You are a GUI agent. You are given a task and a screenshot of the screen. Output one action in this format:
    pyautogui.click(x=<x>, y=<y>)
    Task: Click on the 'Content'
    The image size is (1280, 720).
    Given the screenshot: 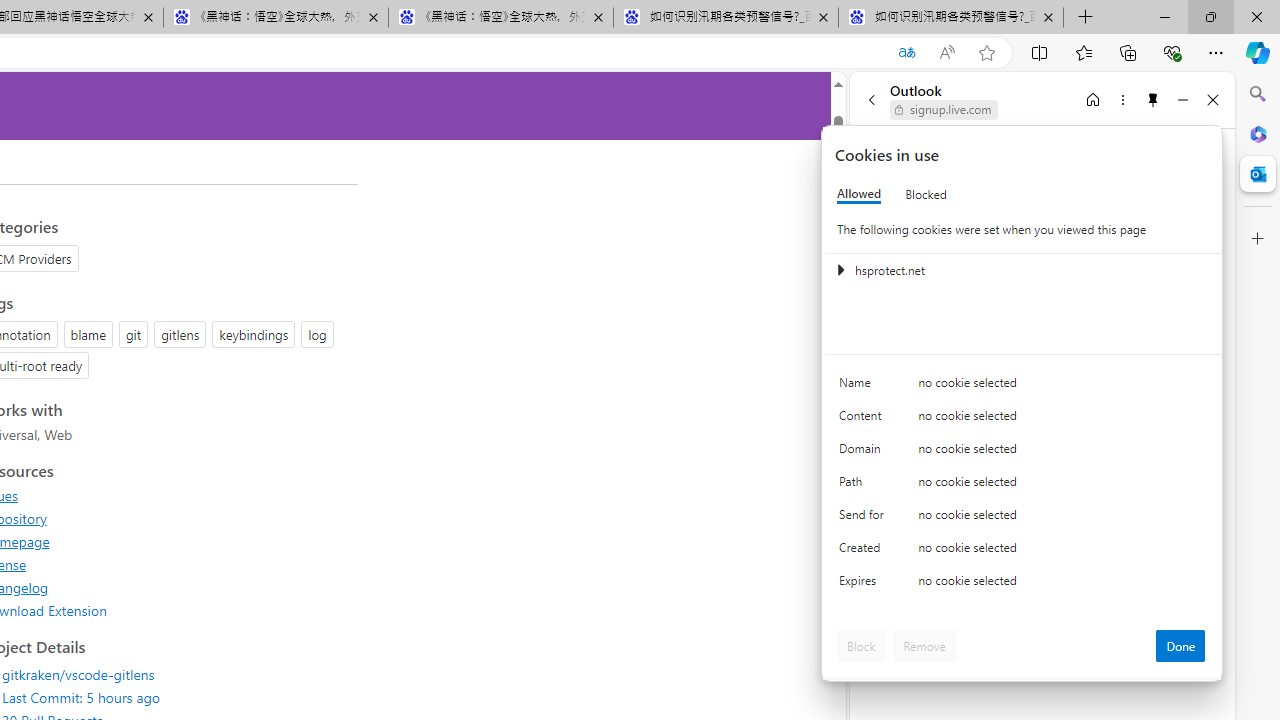 What is the action you would take?
    pyautogui.click(x=865, y=419)
    